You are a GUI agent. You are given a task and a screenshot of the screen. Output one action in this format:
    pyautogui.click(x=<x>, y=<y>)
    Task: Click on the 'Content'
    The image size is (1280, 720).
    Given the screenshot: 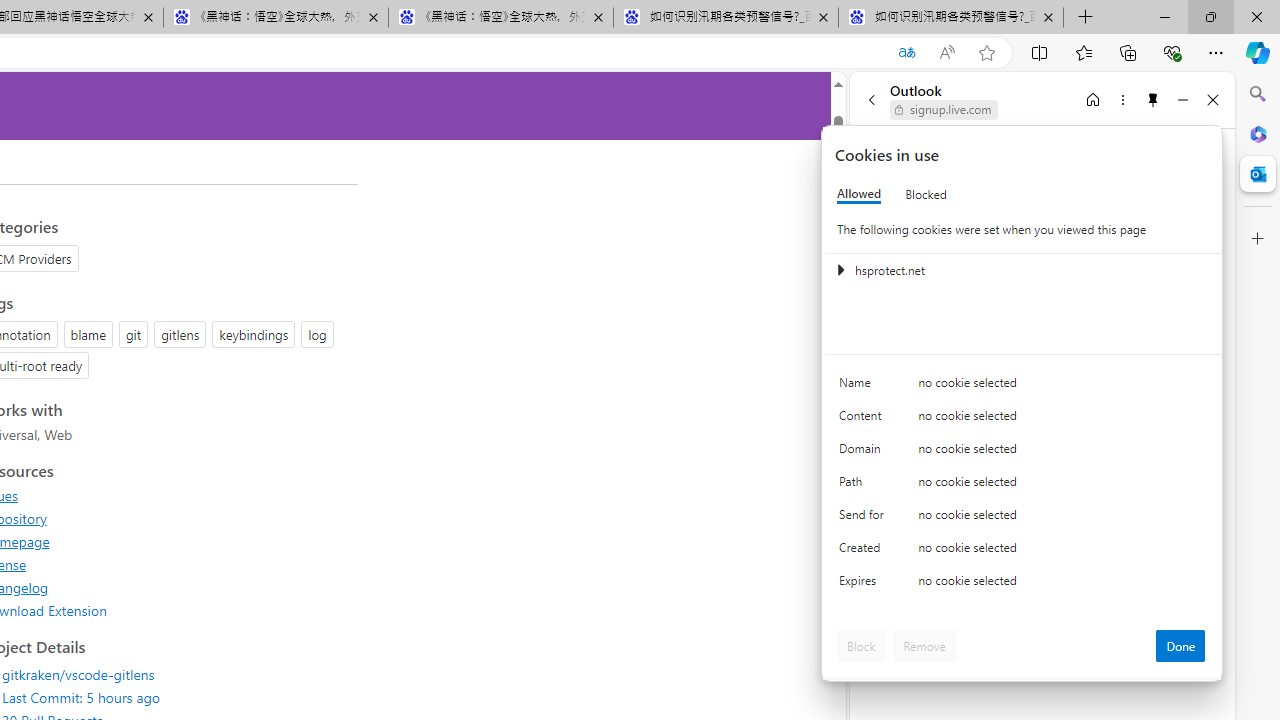 What is the action you would take?
    pyautogui.click(x=865, y=419)
    